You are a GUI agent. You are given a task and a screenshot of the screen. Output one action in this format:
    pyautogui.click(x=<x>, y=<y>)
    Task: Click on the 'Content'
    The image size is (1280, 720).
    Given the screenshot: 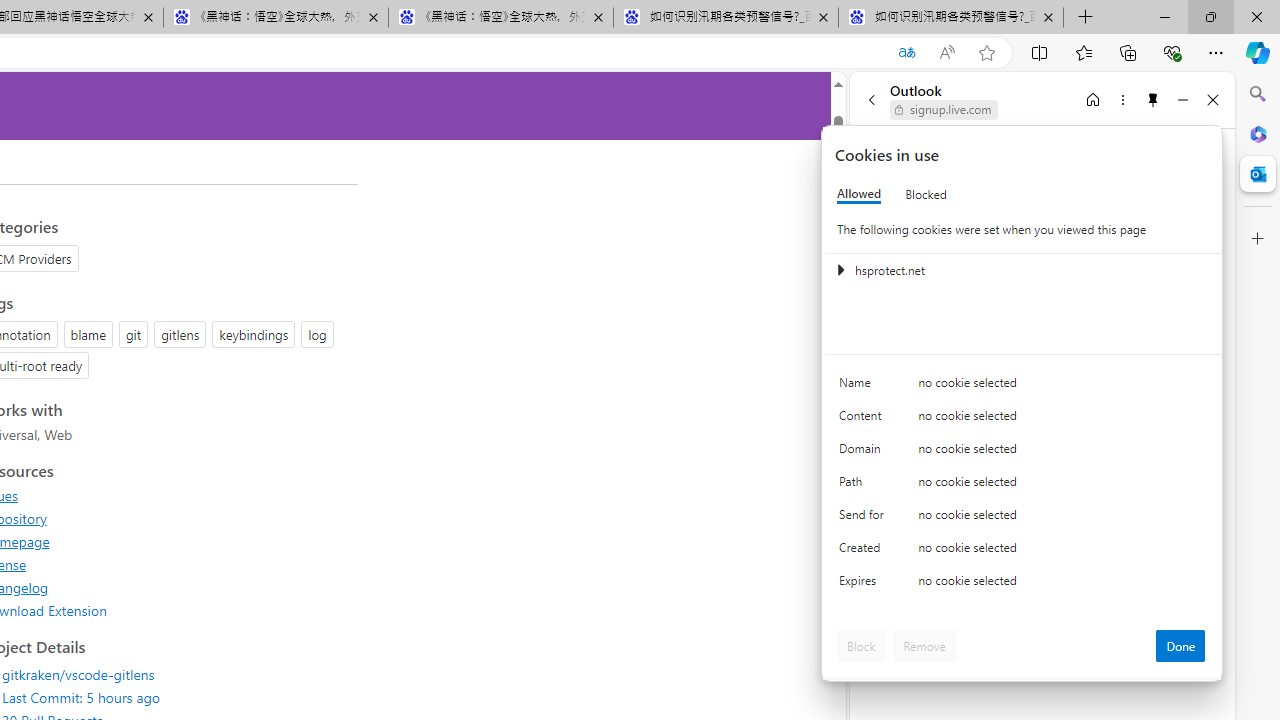 What is the action you would take?
    pyautogui.click(x=865, y=419)
    